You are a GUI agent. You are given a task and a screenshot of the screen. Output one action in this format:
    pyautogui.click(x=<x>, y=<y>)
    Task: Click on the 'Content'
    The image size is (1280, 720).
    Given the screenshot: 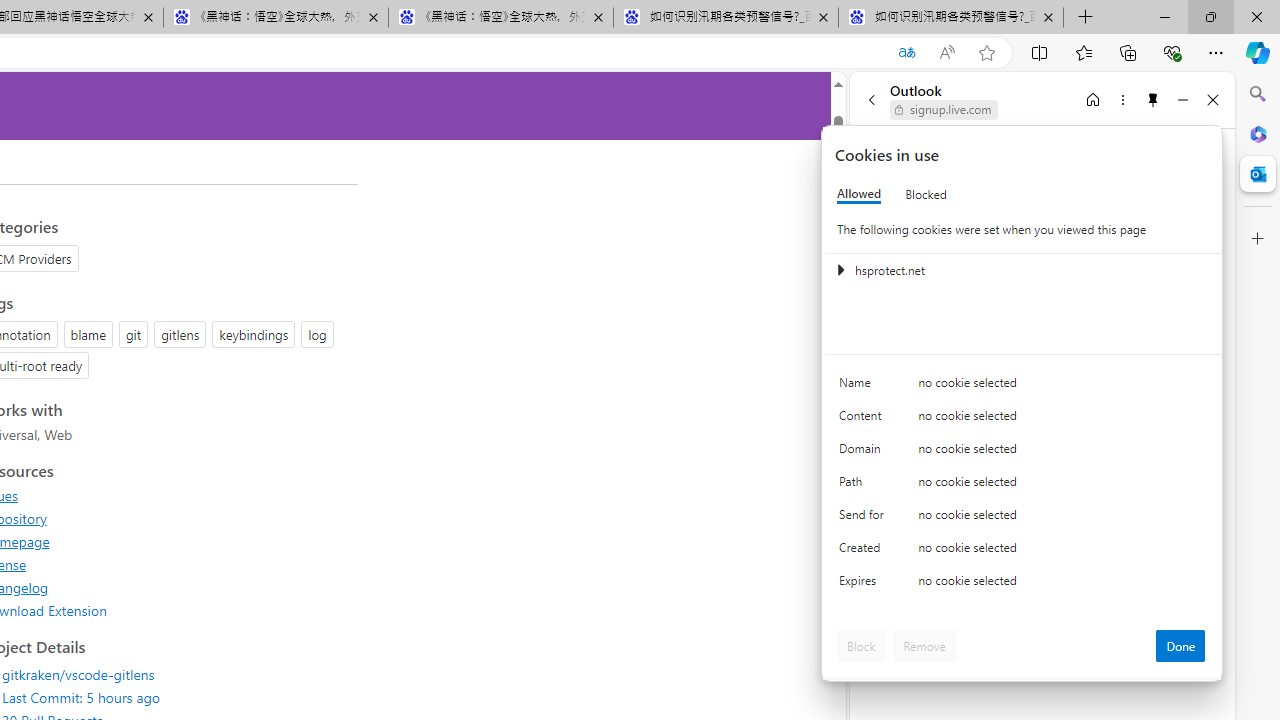 What is the action you would take?
    pyautogui.click(x=865, y=419)
    